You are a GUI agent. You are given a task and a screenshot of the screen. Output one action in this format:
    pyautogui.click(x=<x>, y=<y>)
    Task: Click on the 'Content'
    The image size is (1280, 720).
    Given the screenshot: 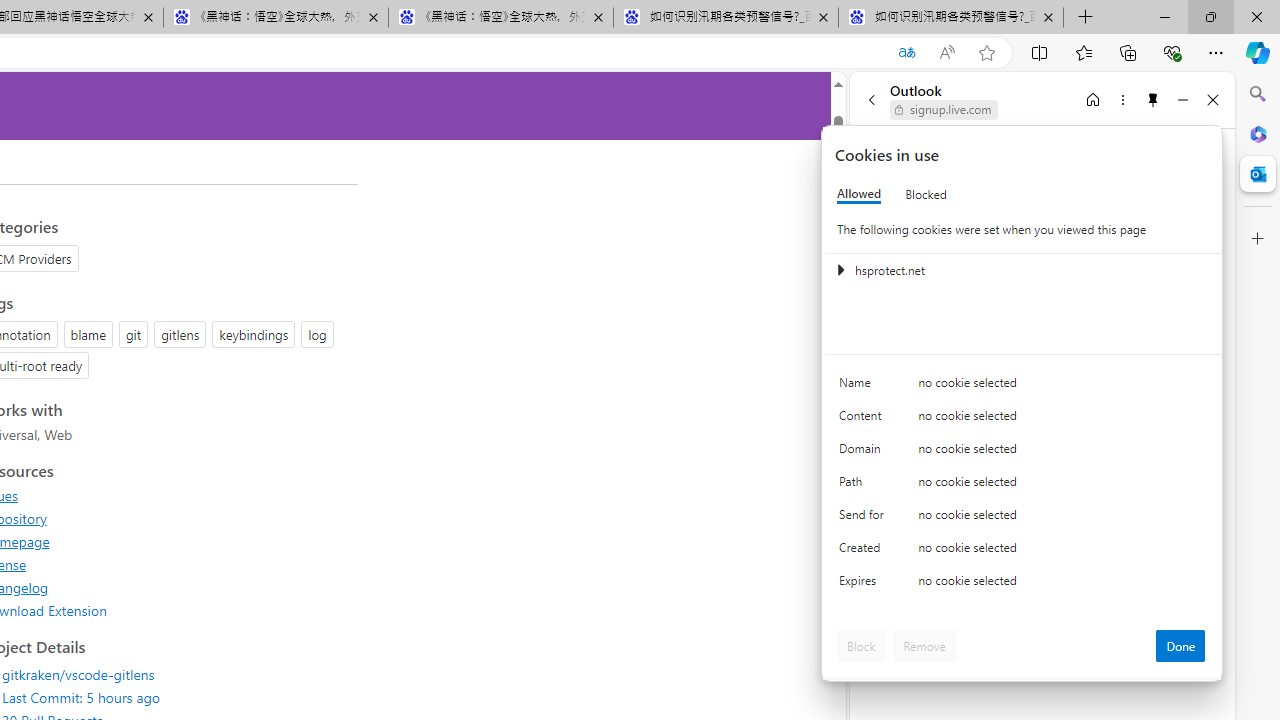 What is the action you would take?
    pyautogui.click(x=865, y=419)
    